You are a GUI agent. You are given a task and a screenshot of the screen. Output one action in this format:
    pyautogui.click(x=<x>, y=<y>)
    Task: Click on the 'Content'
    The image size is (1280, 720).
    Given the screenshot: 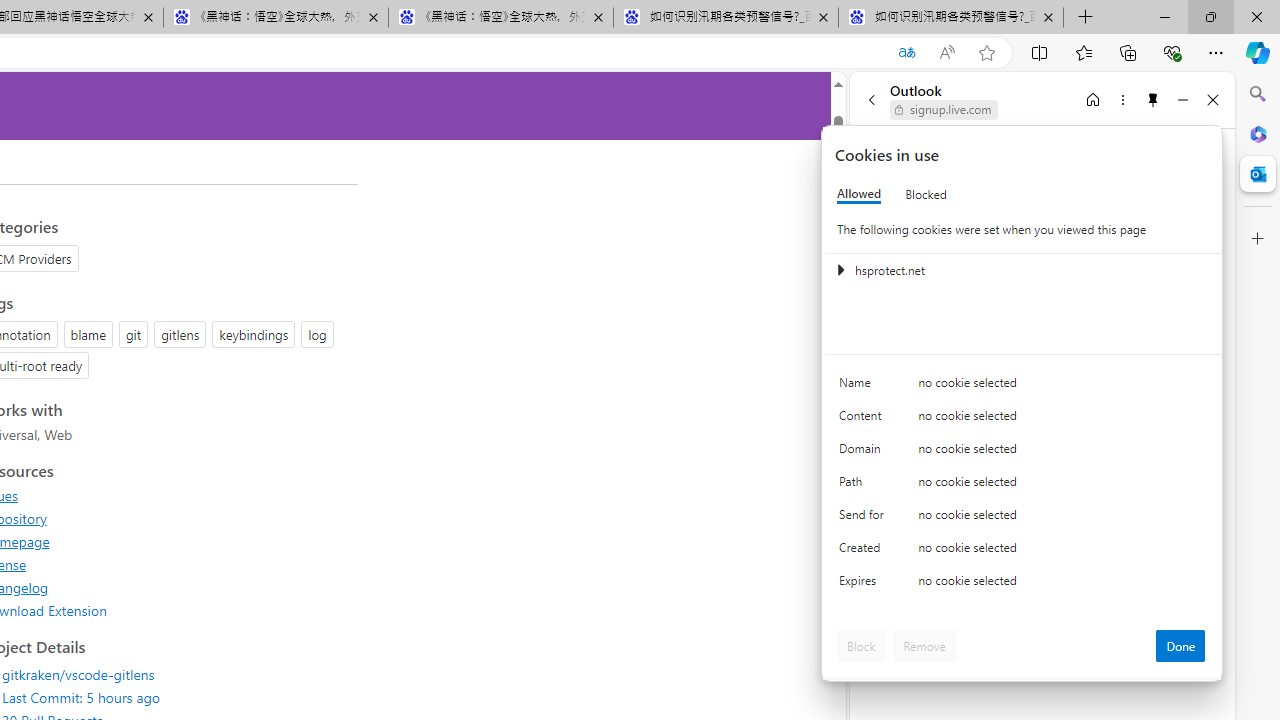 What is the action you would take?
    pyautogui.click(x=865, y=419)
    